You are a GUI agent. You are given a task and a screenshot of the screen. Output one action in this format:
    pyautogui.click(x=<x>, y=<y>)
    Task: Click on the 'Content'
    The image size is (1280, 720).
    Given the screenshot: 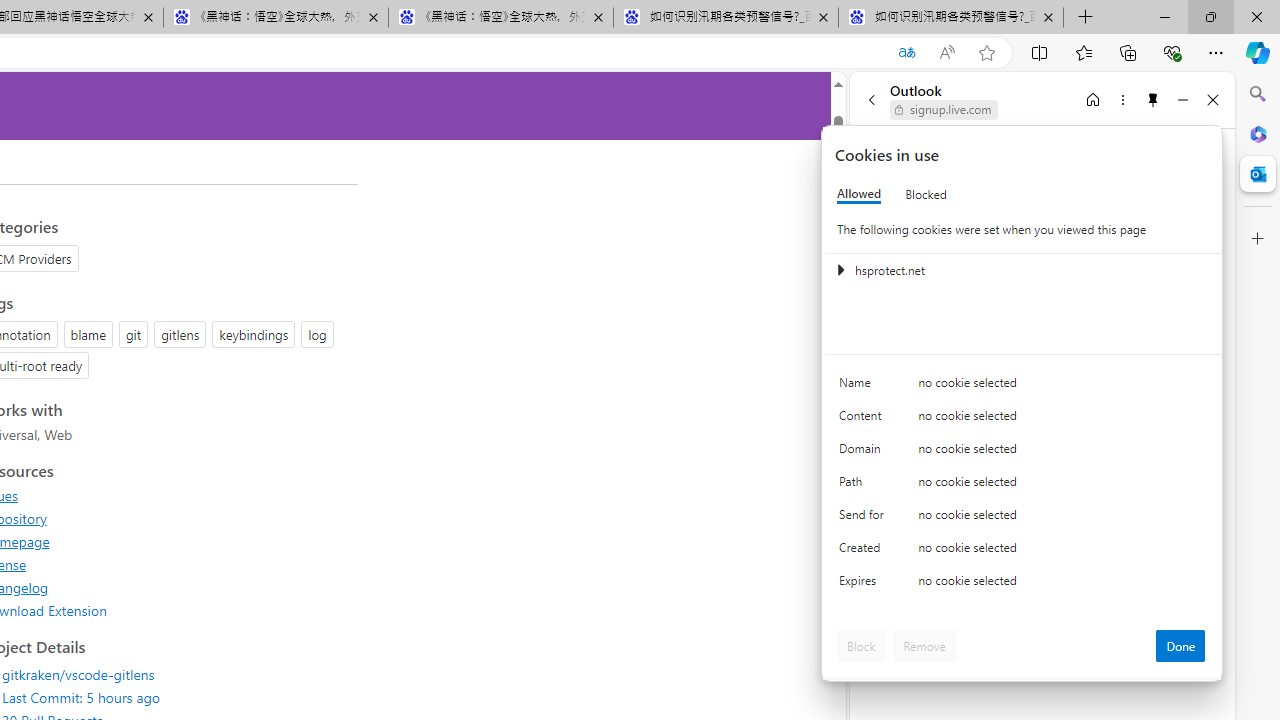 What is the action you would take?
    pyautogui.click(x=865, y=419)
    